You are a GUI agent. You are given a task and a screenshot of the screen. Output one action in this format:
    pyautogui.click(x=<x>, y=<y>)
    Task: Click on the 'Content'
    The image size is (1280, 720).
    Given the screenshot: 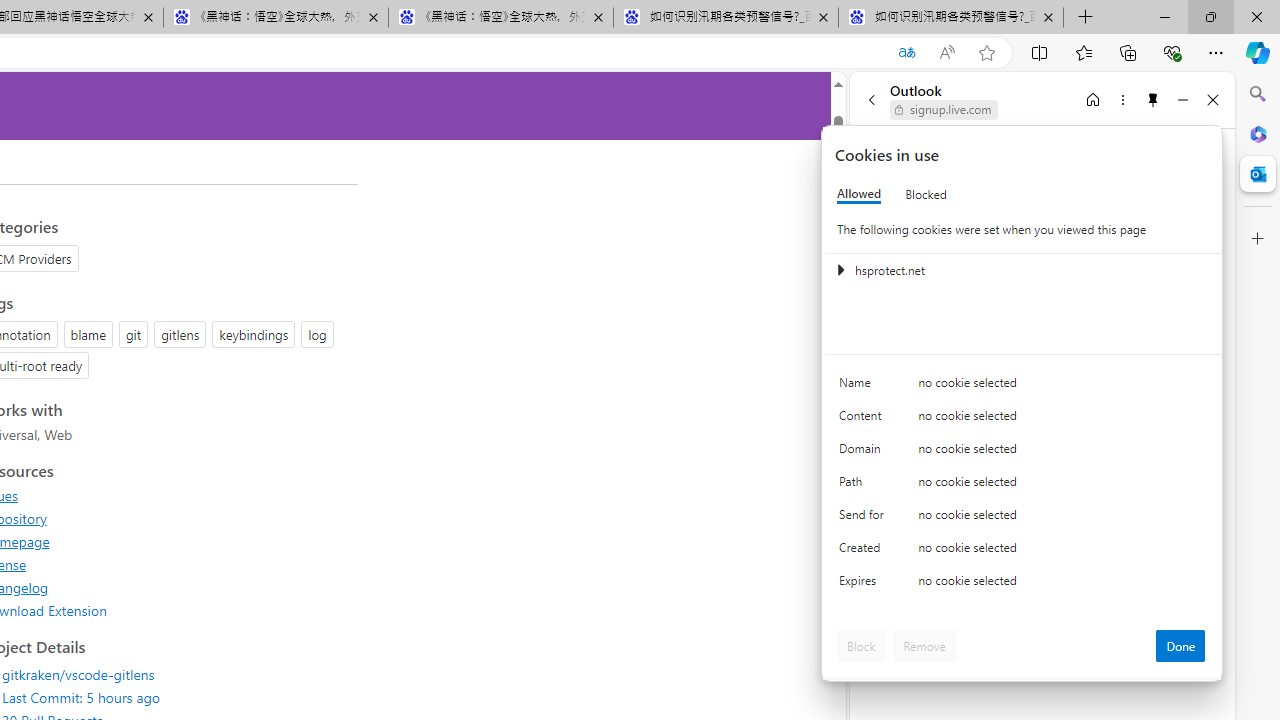 What is the action you would take?
    pyautogui.click(x=865, y=419)
    